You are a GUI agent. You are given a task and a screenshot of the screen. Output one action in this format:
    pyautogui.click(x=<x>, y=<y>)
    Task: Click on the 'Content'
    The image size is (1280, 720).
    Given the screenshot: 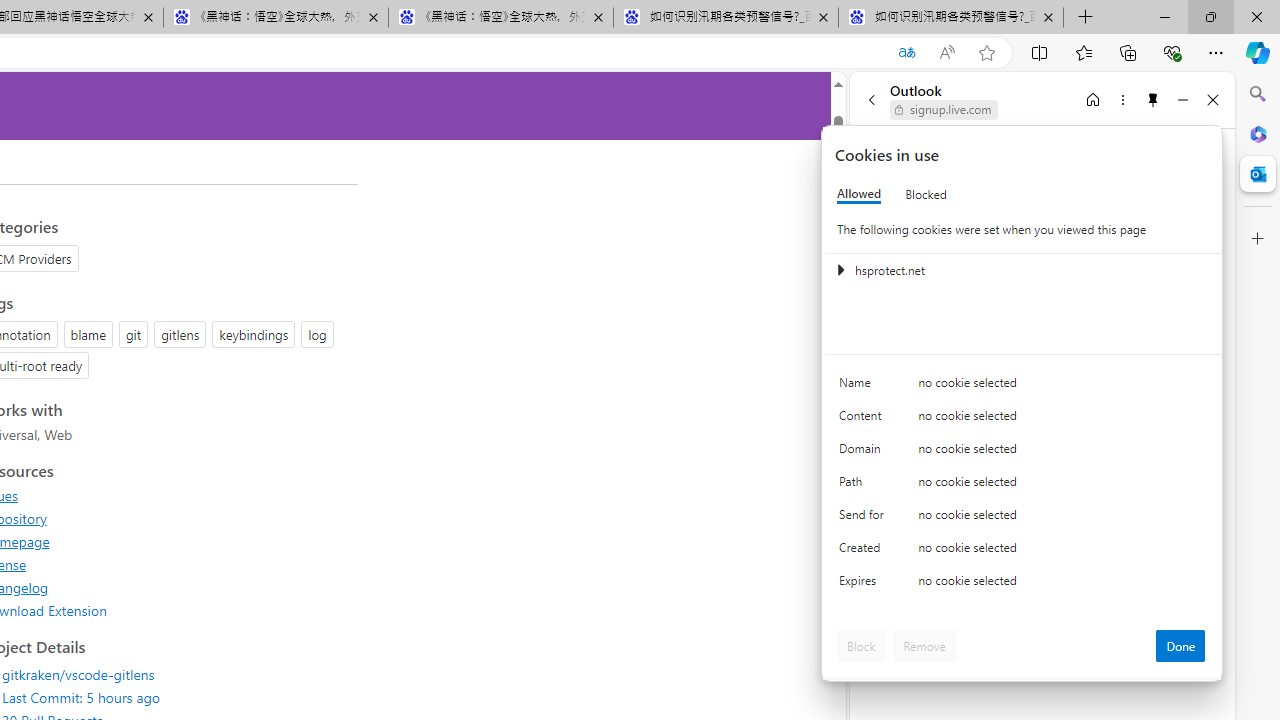 What is the action you would take?
    pyautogui.click(x=865, y=419)
    